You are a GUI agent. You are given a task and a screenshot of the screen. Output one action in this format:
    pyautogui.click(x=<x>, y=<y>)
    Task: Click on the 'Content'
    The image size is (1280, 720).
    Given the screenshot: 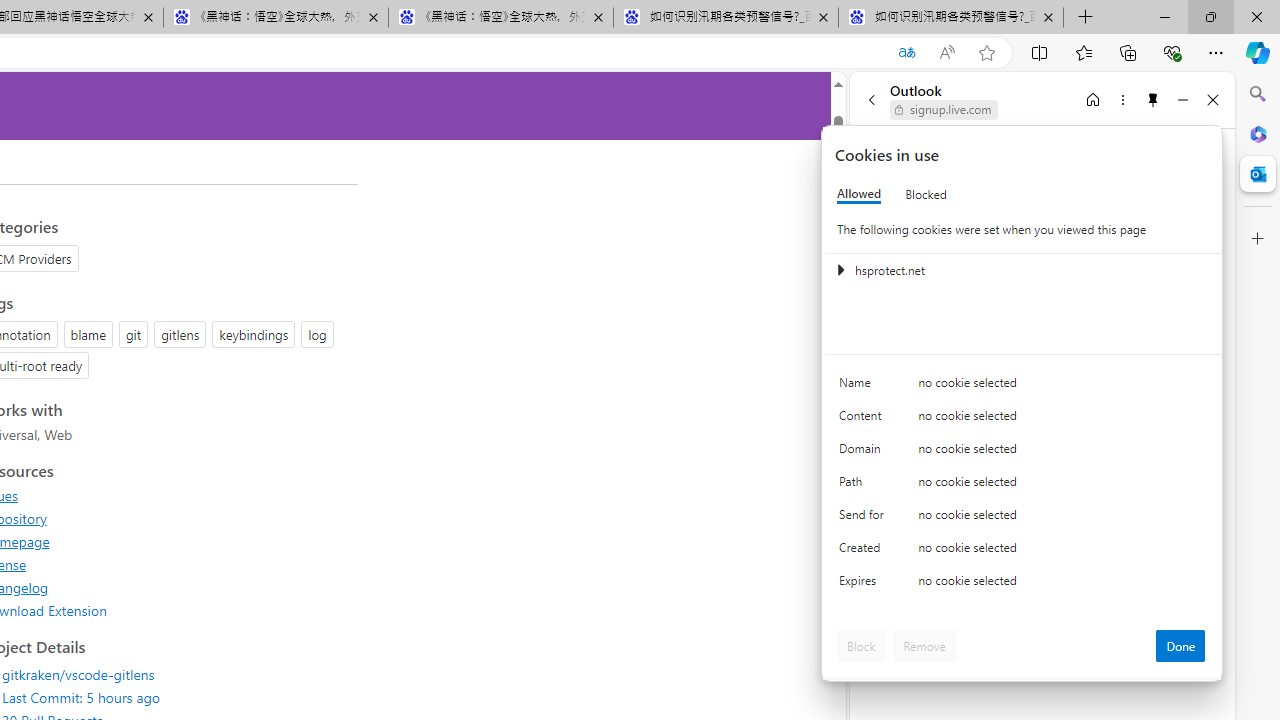 What is the action you would take?
    pyautogui.click(x=865, y=419)
    